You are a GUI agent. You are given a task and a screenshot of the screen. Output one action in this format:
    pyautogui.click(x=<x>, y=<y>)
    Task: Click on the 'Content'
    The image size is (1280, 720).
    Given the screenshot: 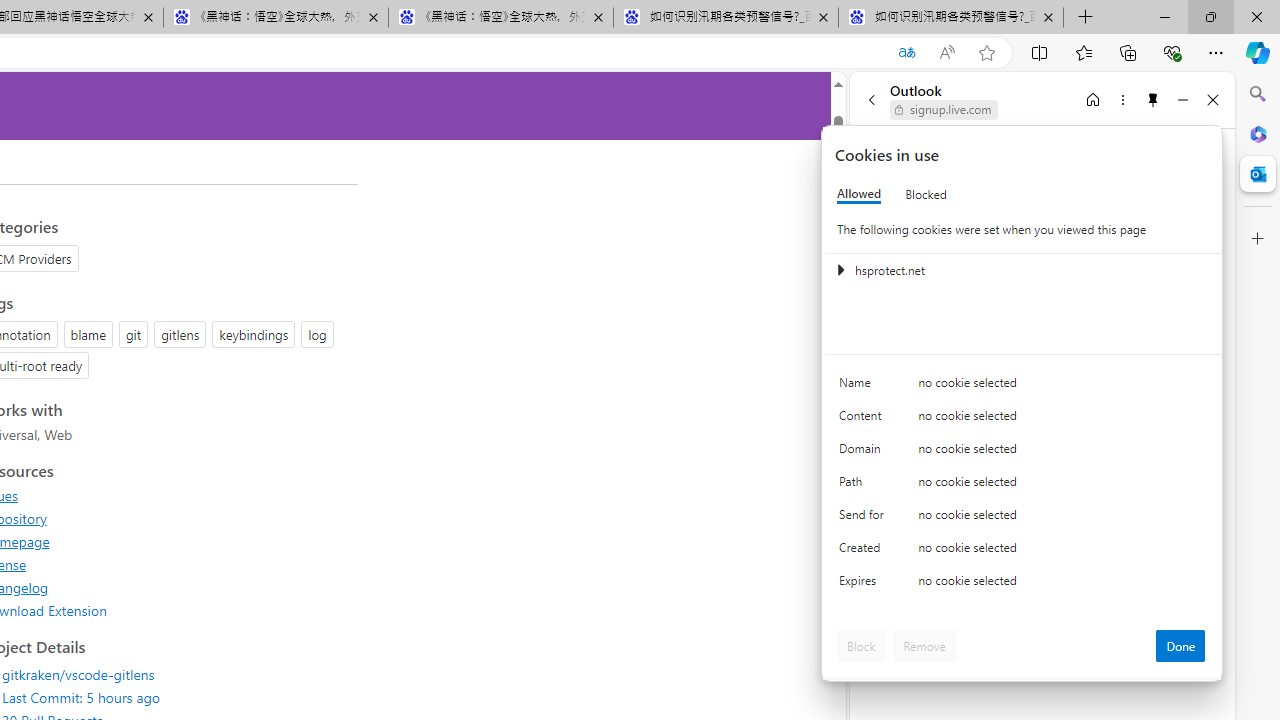 What is the action you would take?
    pyautogui.click(x=865, y=419)
    